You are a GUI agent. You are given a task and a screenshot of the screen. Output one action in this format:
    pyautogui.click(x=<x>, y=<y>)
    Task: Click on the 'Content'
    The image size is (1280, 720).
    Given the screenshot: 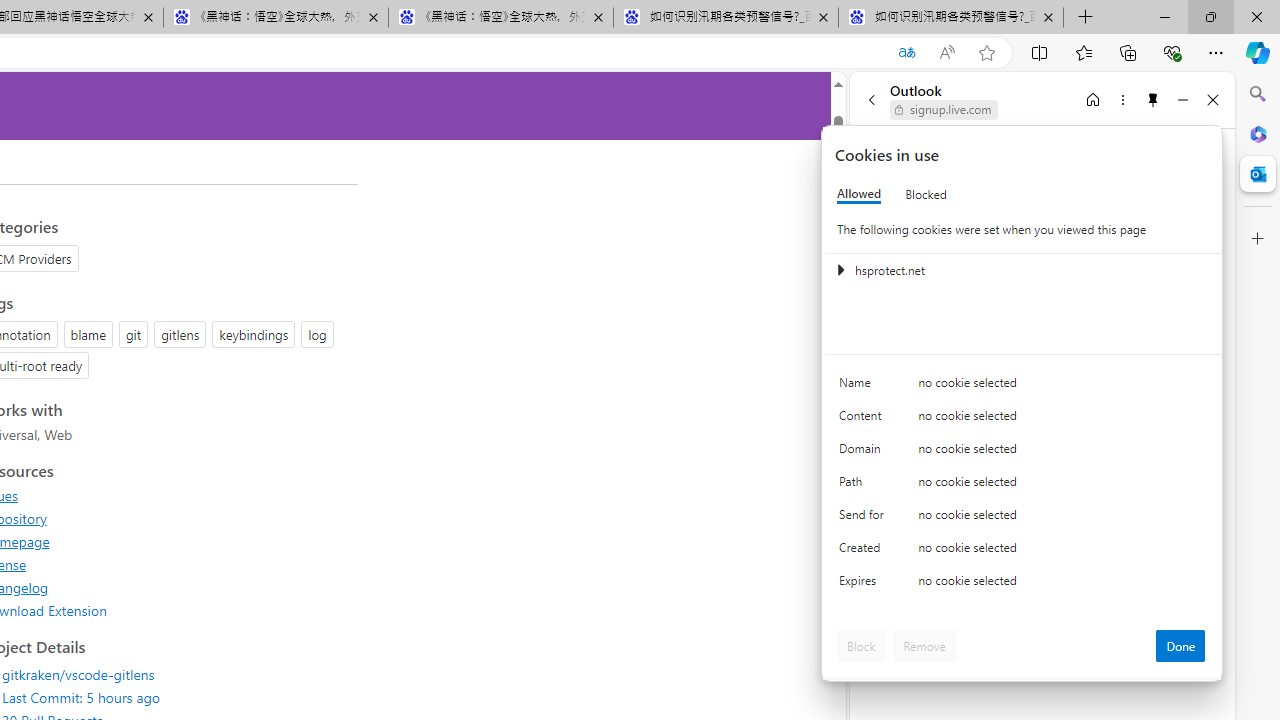 What is the action you would take?
    pyautogui.click(x=865, y=419)
    